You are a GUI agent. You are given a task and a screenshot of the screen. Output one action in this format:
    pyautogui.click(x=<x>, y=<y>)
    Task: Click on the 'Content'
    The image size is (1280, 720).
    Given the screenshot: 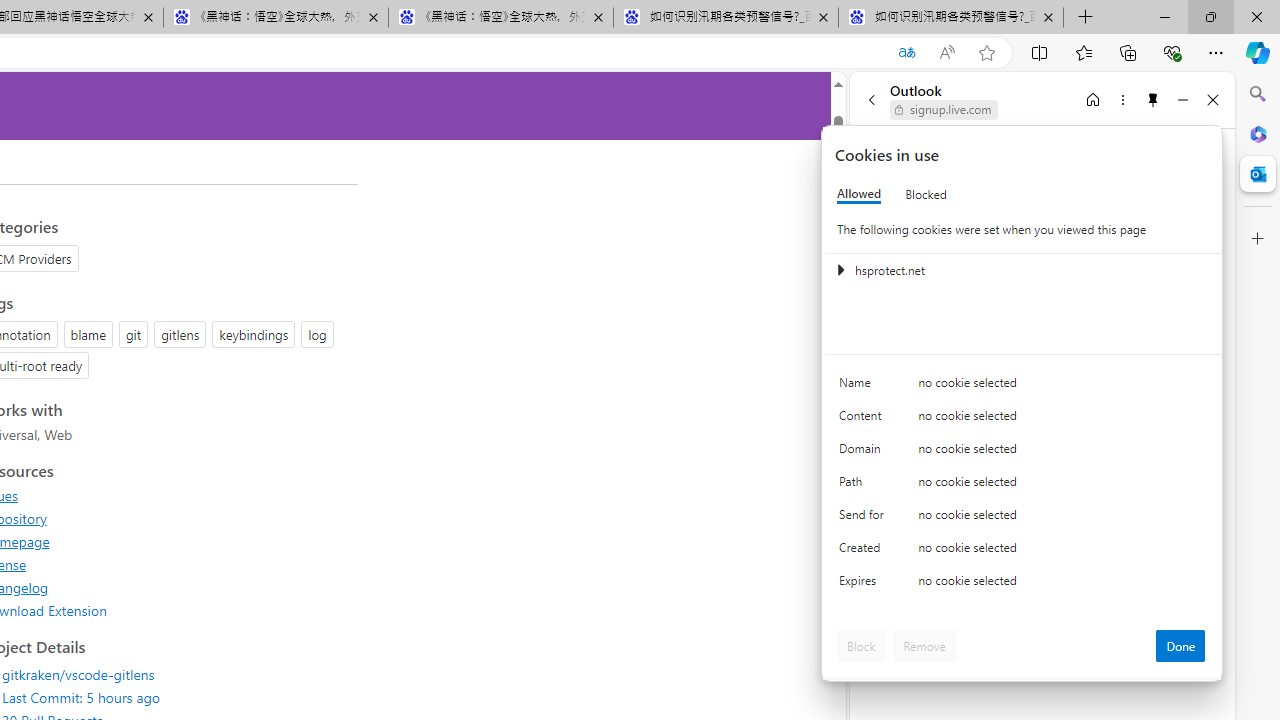 What is the action you would take?
    pyautogui.click(x=865, y=419)
    